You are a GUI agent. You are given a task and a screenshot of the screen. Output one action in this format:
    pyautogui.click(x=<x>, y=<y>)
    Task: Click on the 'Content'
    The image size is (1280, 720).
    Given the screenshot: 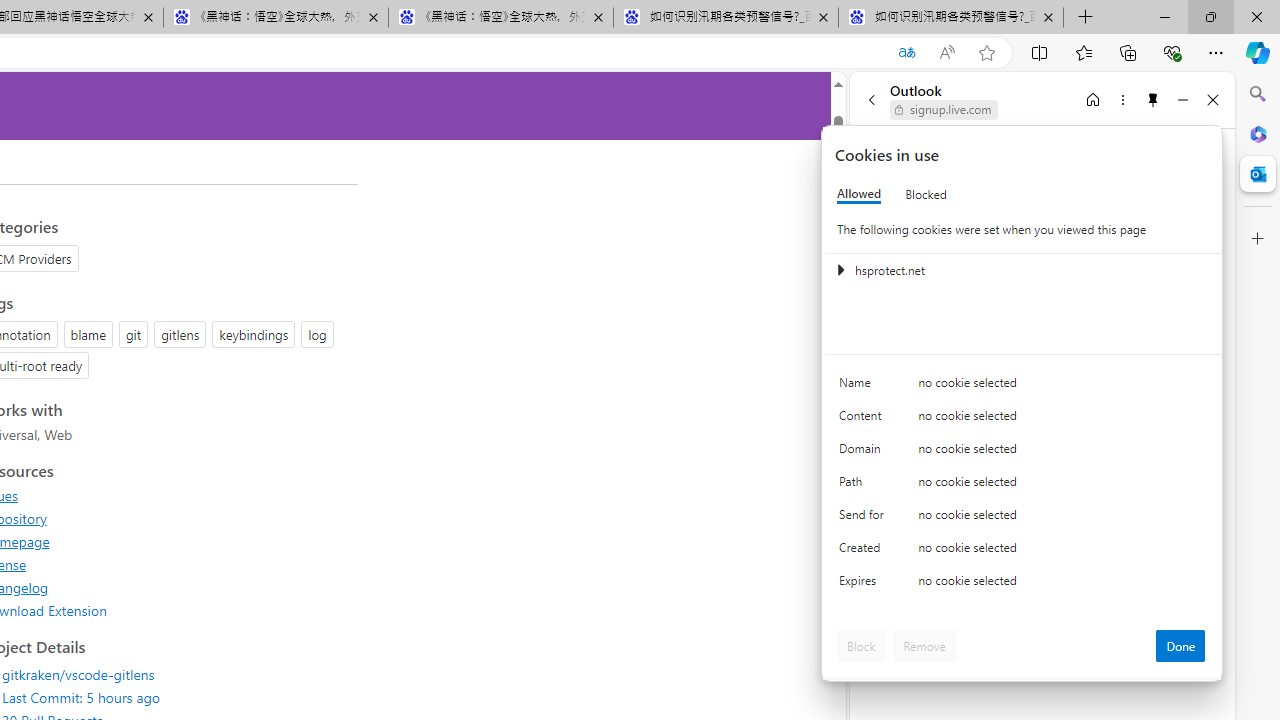 What is the action you would take?
    pyautogui.click(x=865, y=419)
    